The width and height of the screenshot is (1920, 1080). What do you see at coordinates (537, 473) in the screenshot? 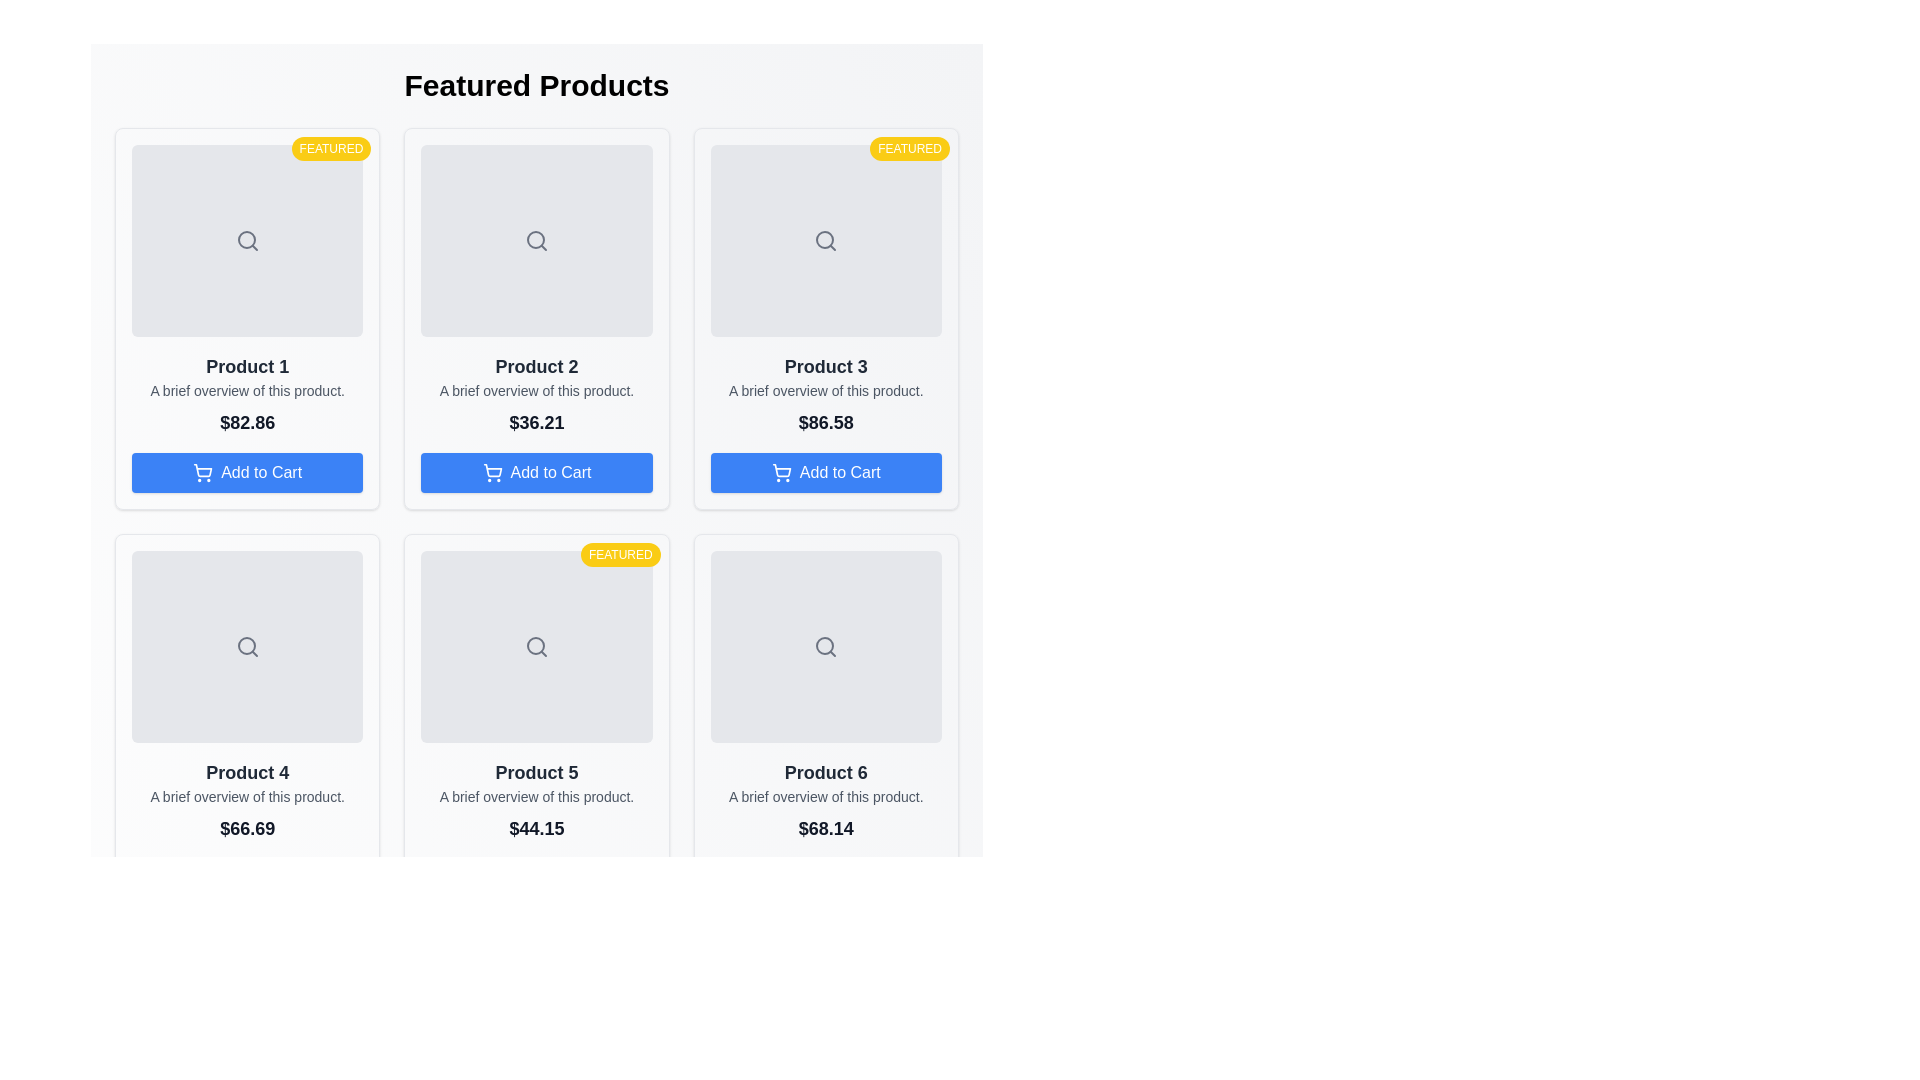
I see `the button that allows users to add 'Product 2' to their shopping cart, located below the '$36.21' price within the product card` at bounding box center [537, 473].